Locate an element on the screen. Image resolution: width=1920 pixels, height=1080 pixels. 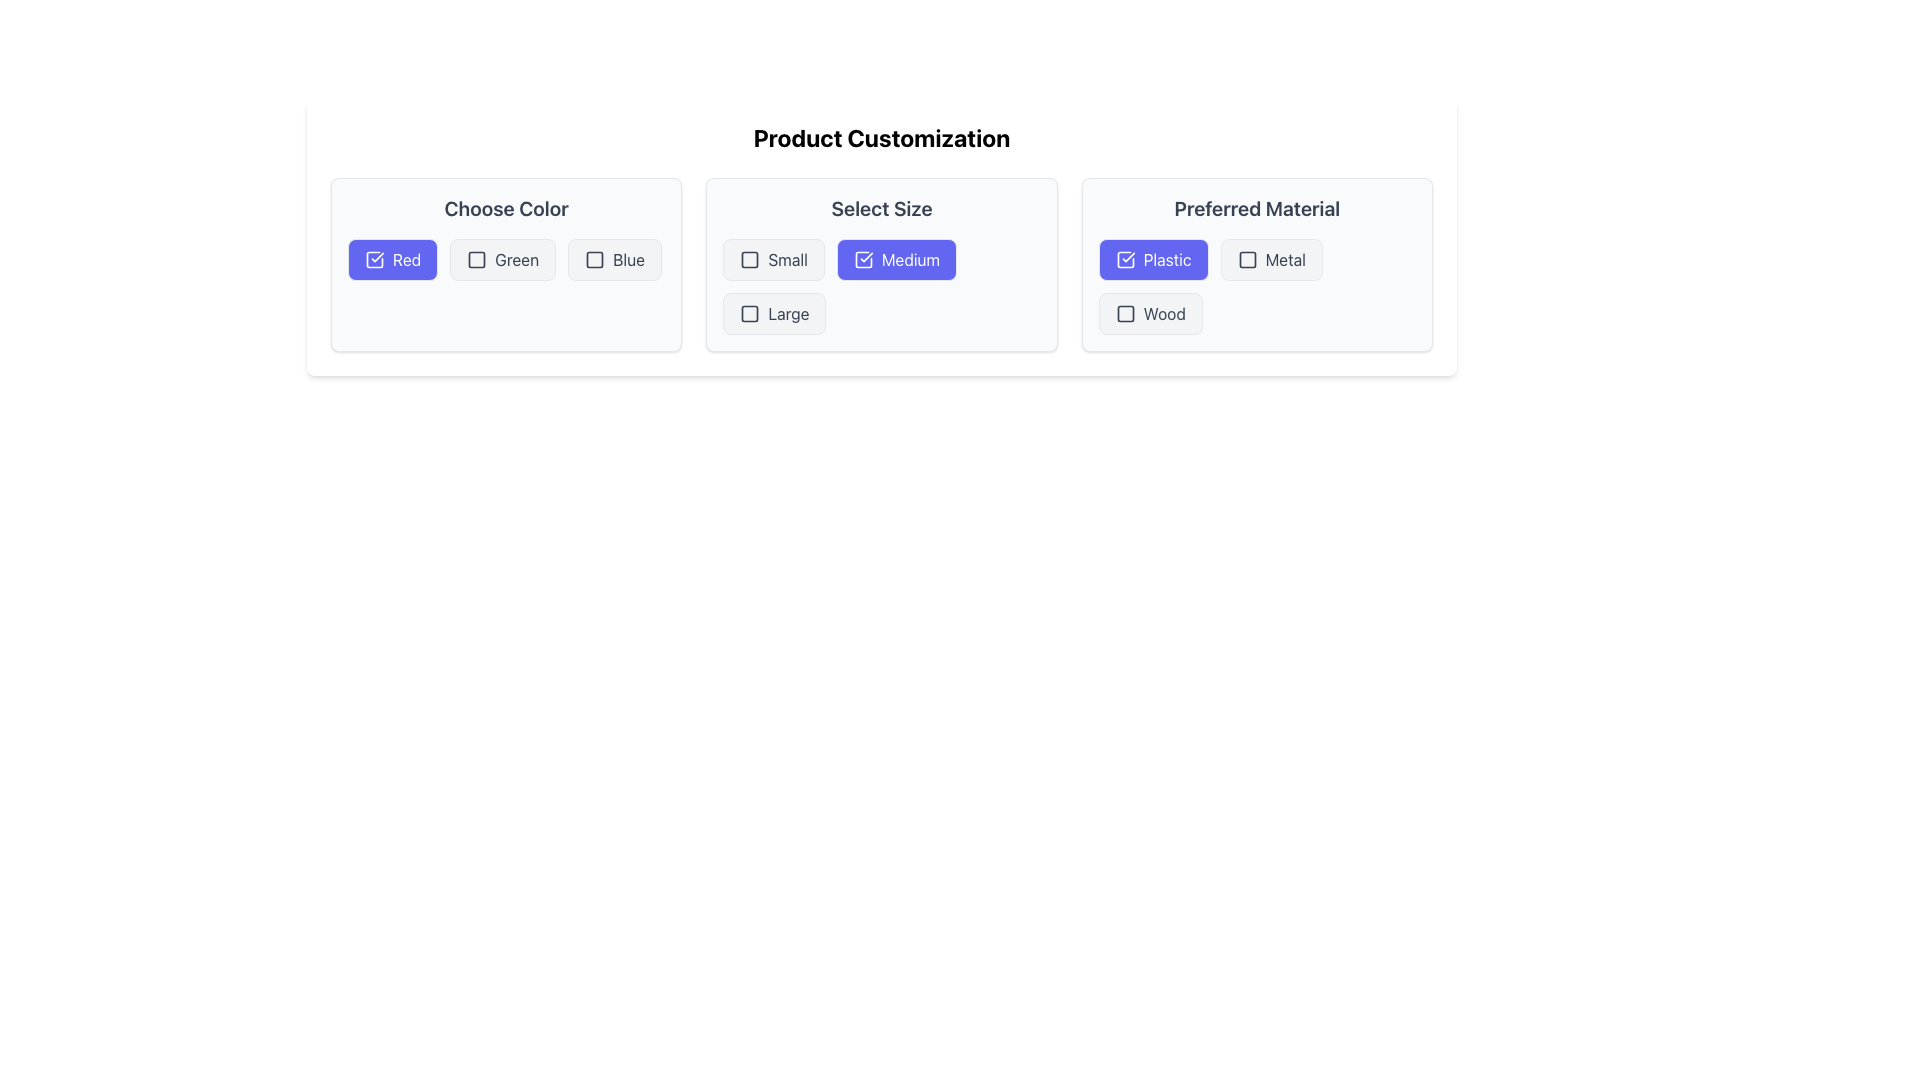
the checkbox icon next to the 'Metal' text in the 'Preferred Material' section is located at coordinates (1246, 258).